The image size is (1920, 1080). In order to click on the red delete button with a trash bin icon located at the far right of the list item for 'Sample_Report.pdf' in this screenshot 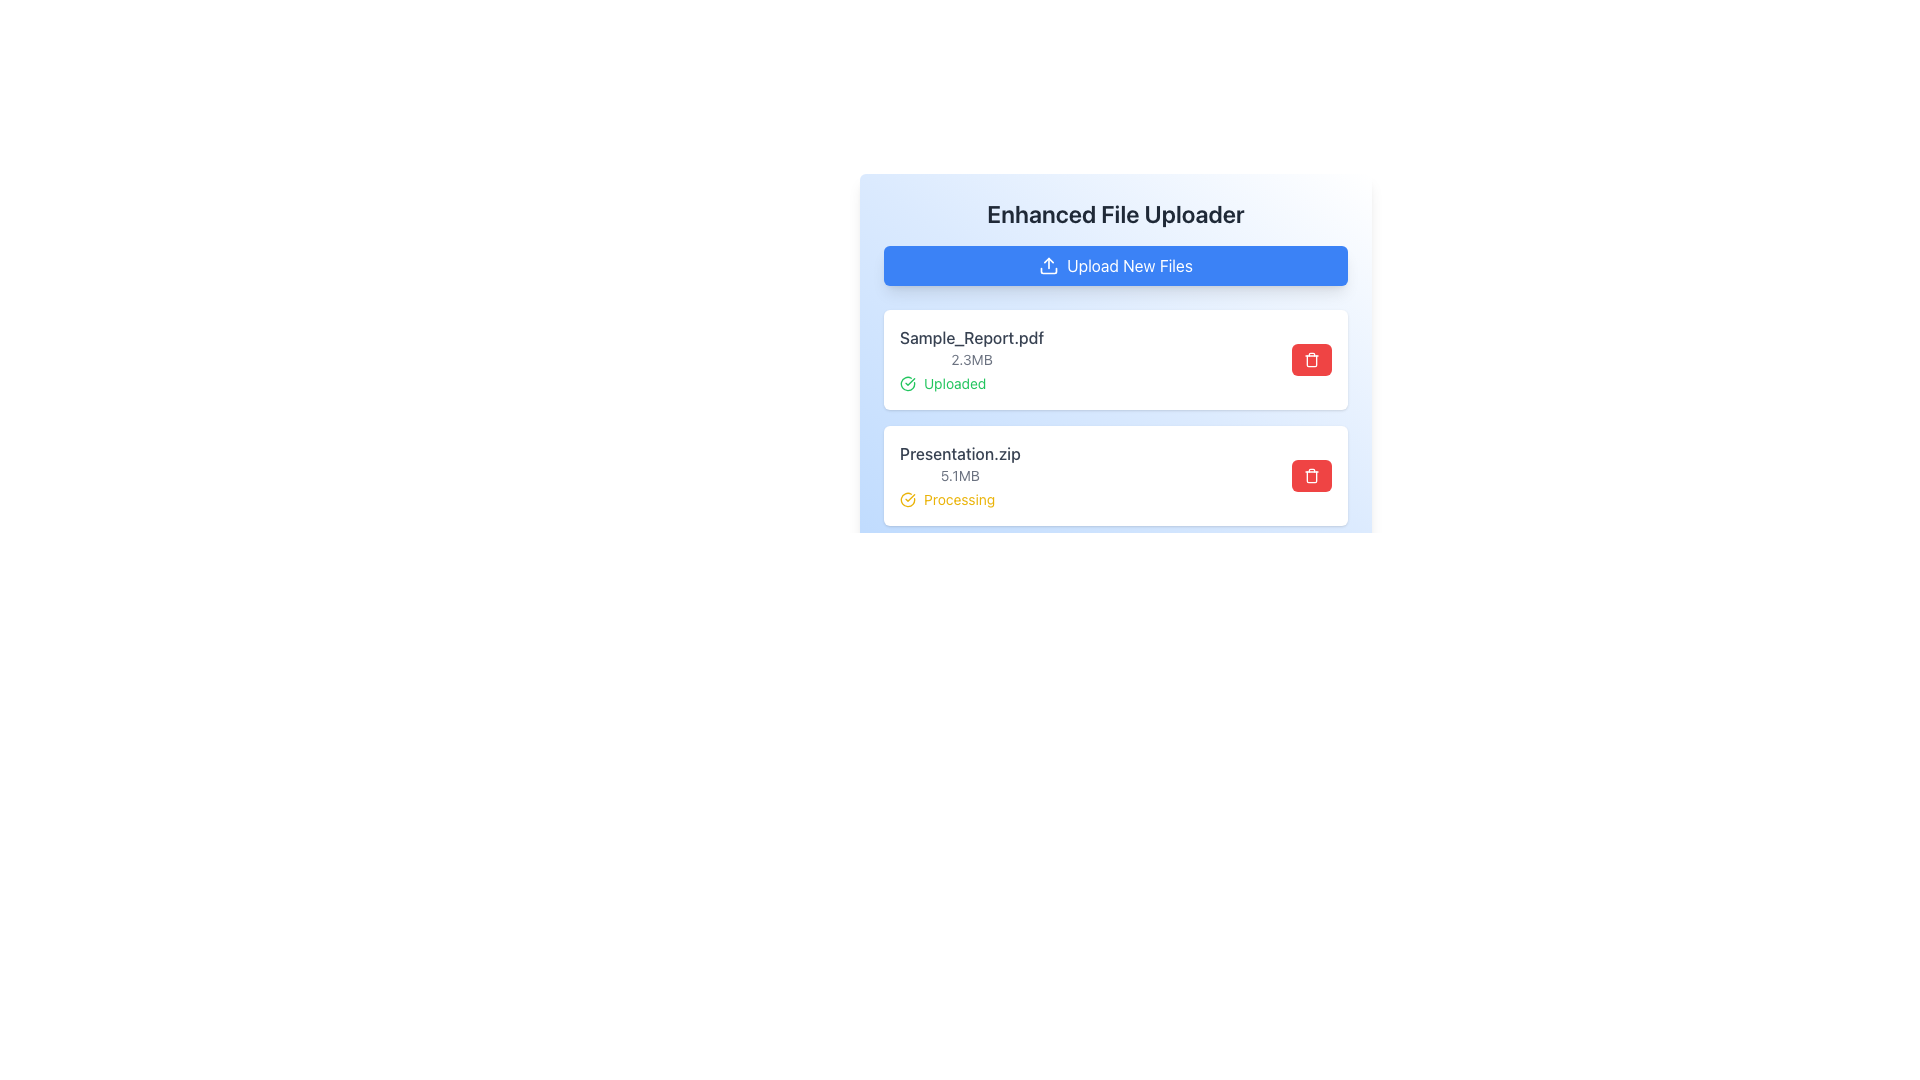, I will do `click(1311, 358)`.